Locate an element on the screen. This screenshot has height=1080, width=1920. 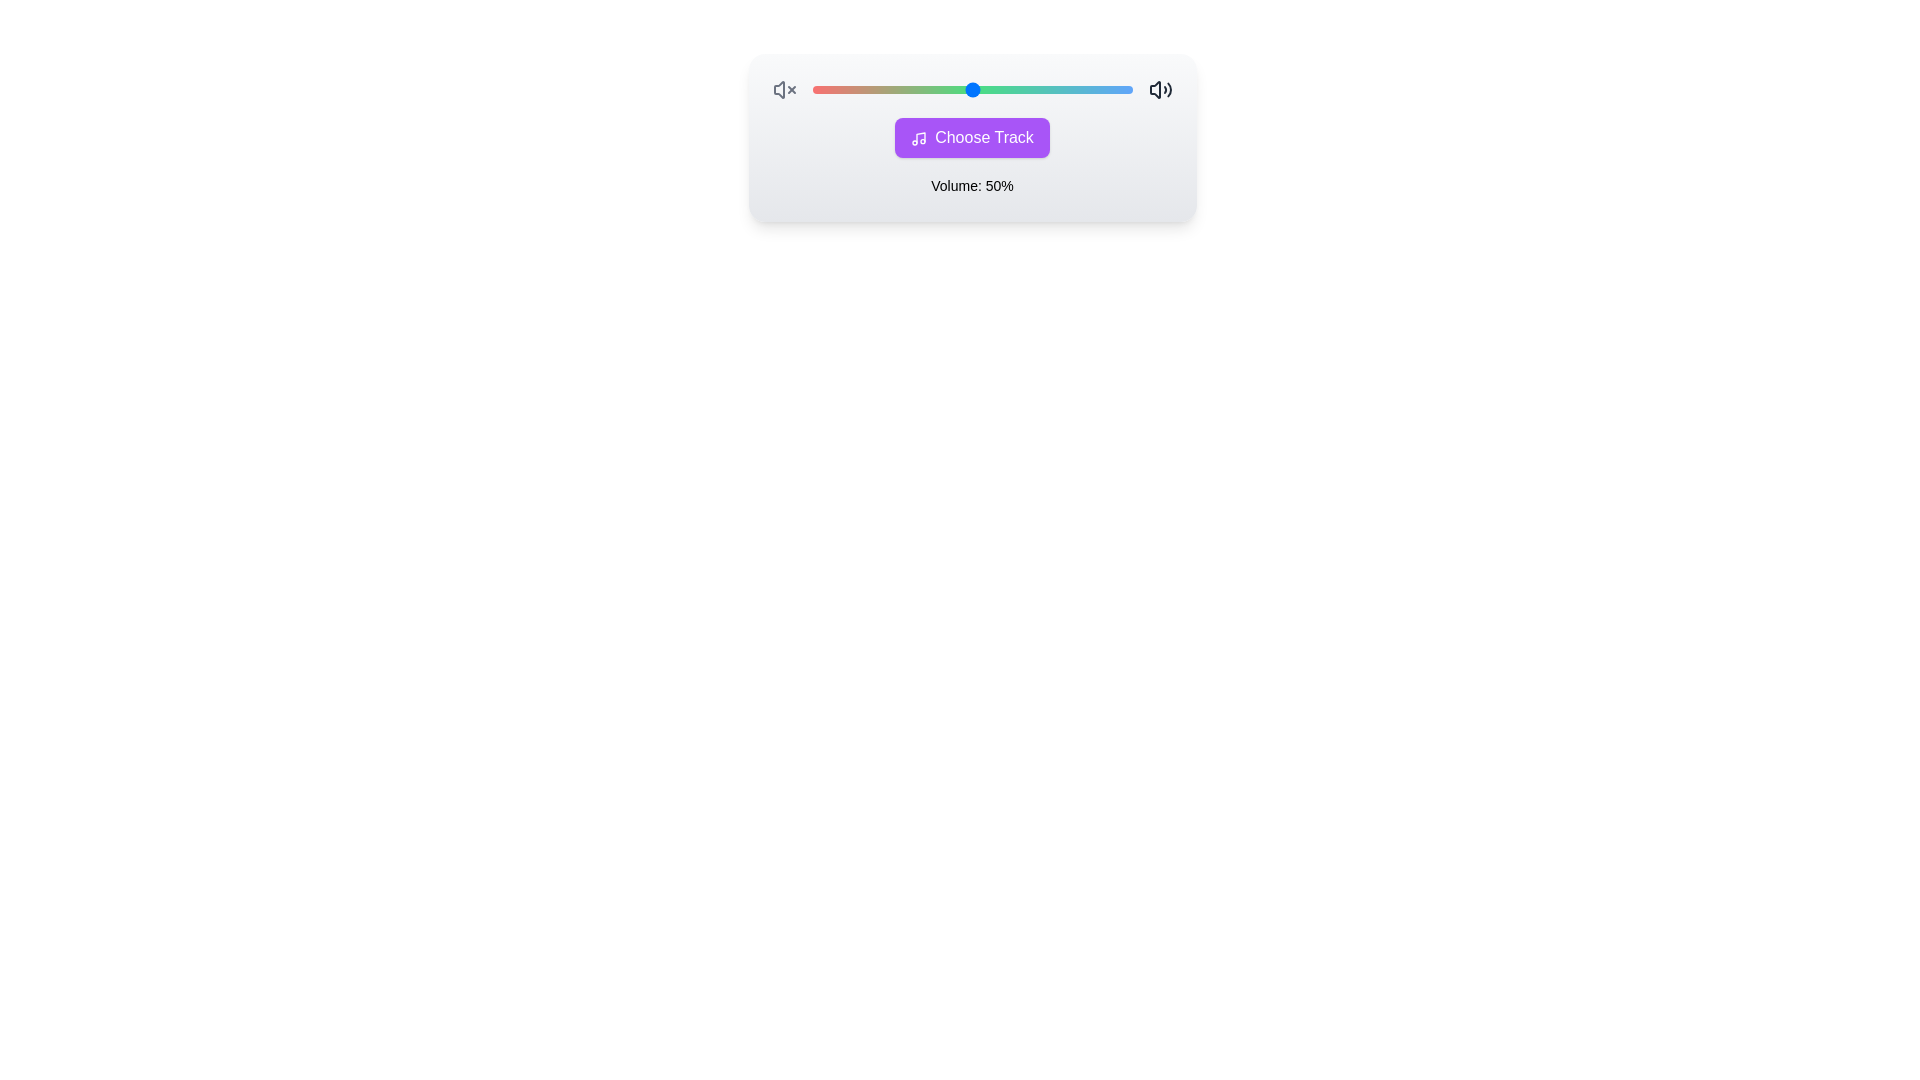
the volume slider to set the volume to 11% is located at coordinates (812, 88).